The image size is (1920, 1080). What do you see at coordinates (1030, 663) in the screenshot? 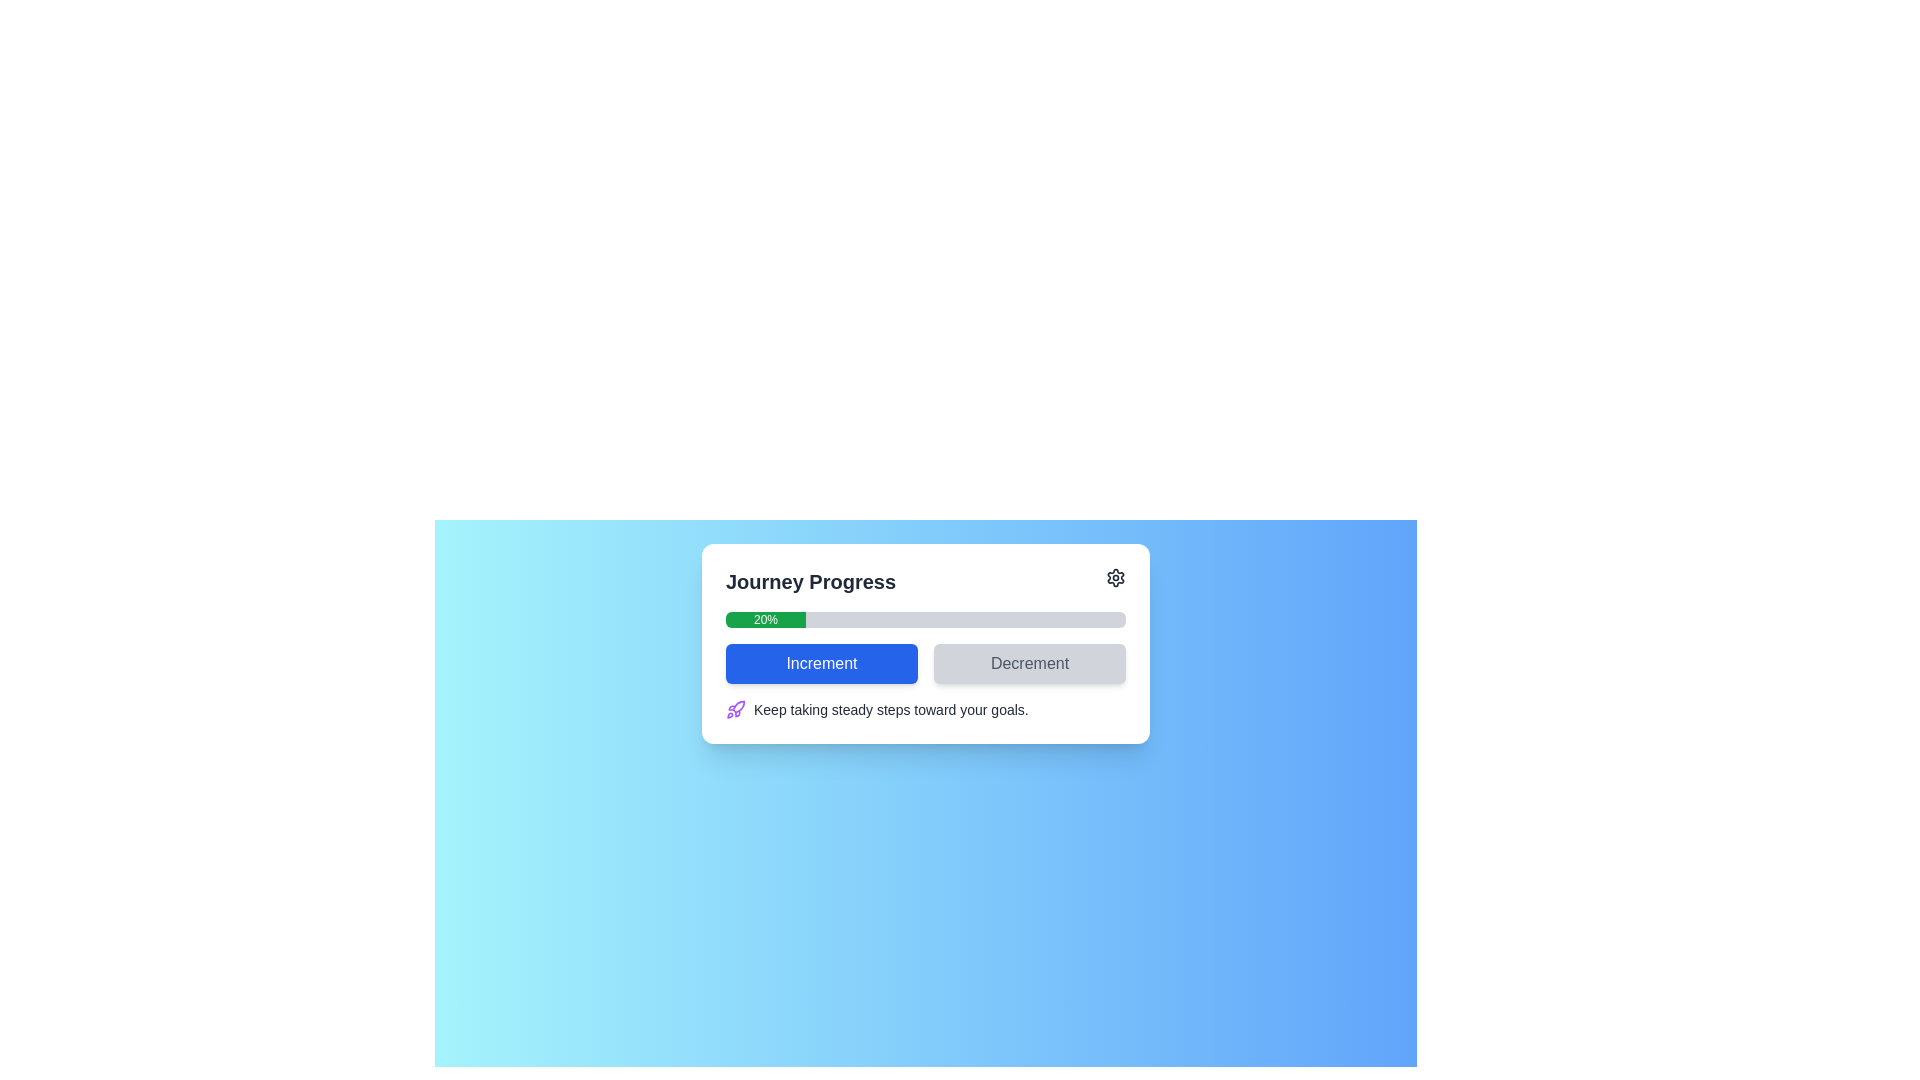
I see `the decrement button located on the right side of the 'Increment' button, below the 'Journey Progress' indicator` at bounding box center [1030, 663].